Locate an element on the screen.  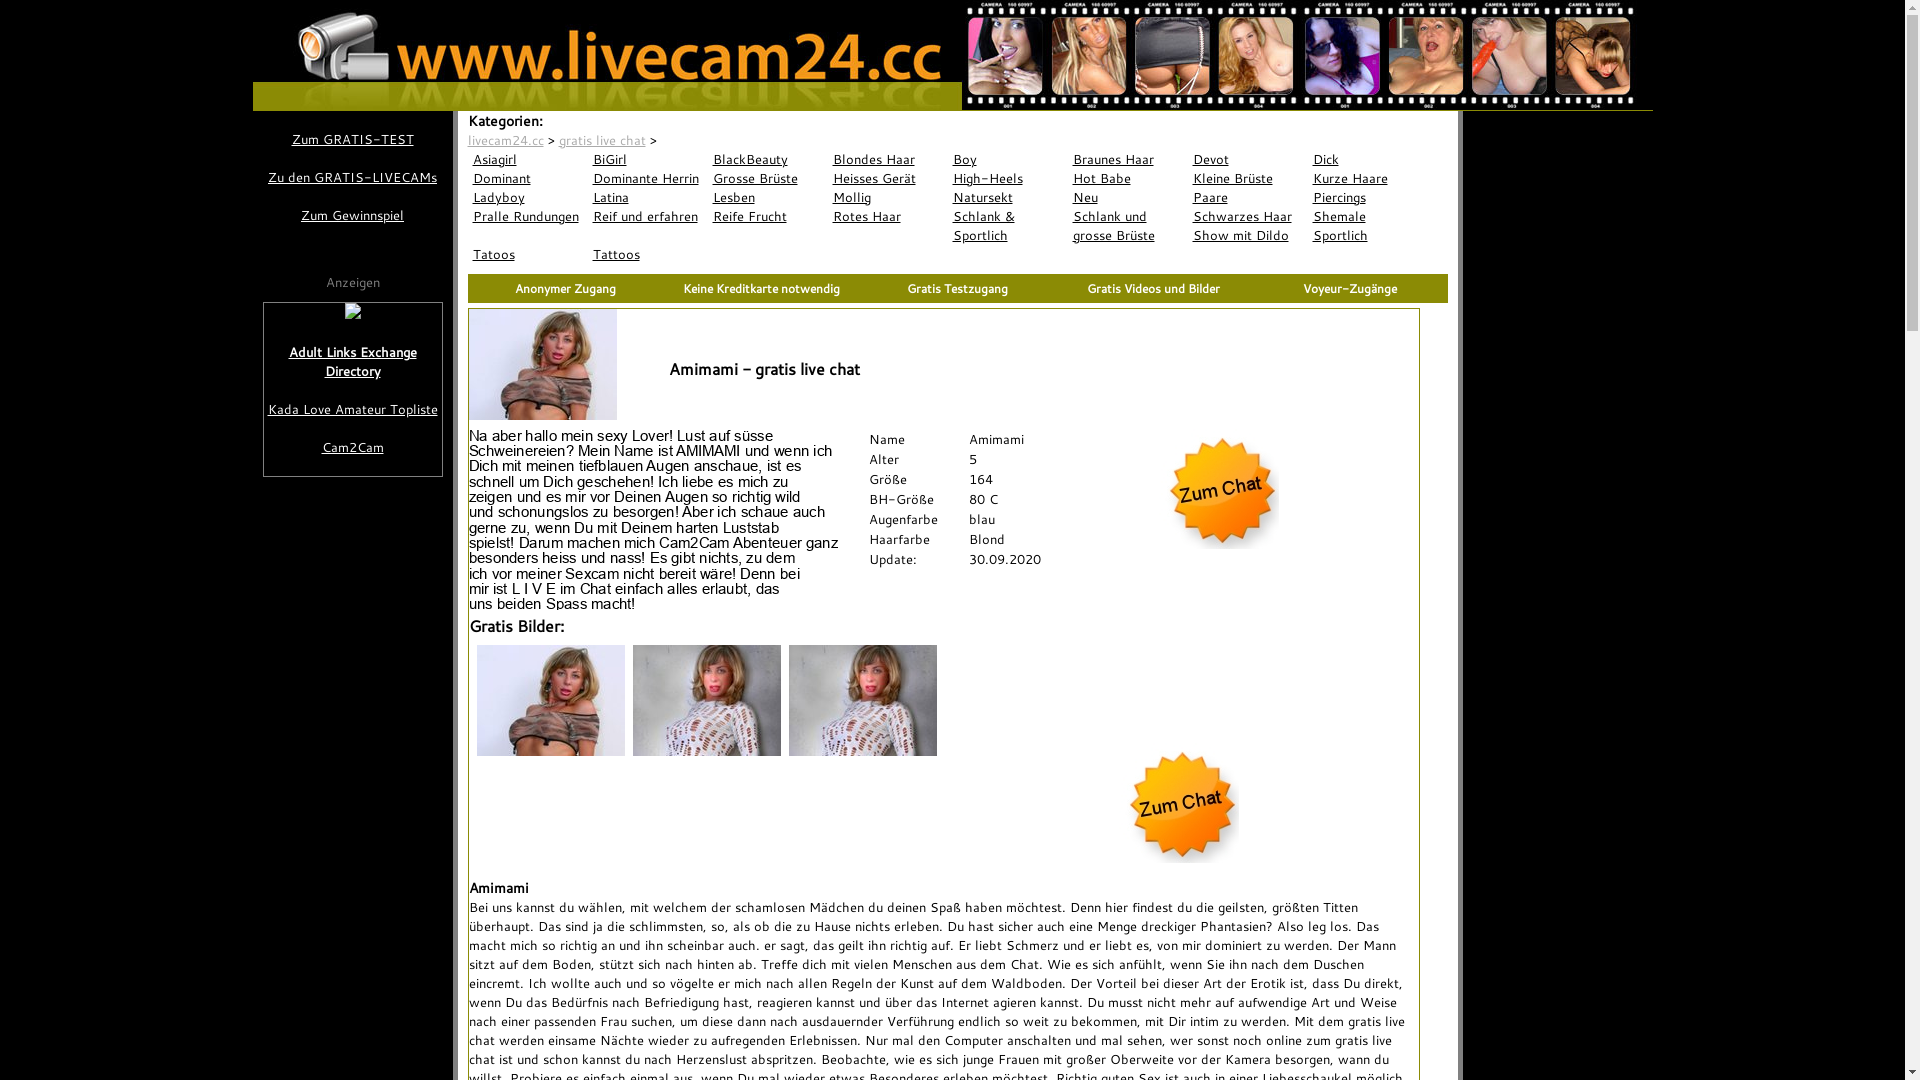
'Adult Links Exchange Directory' is located at coordinates (353, 362).